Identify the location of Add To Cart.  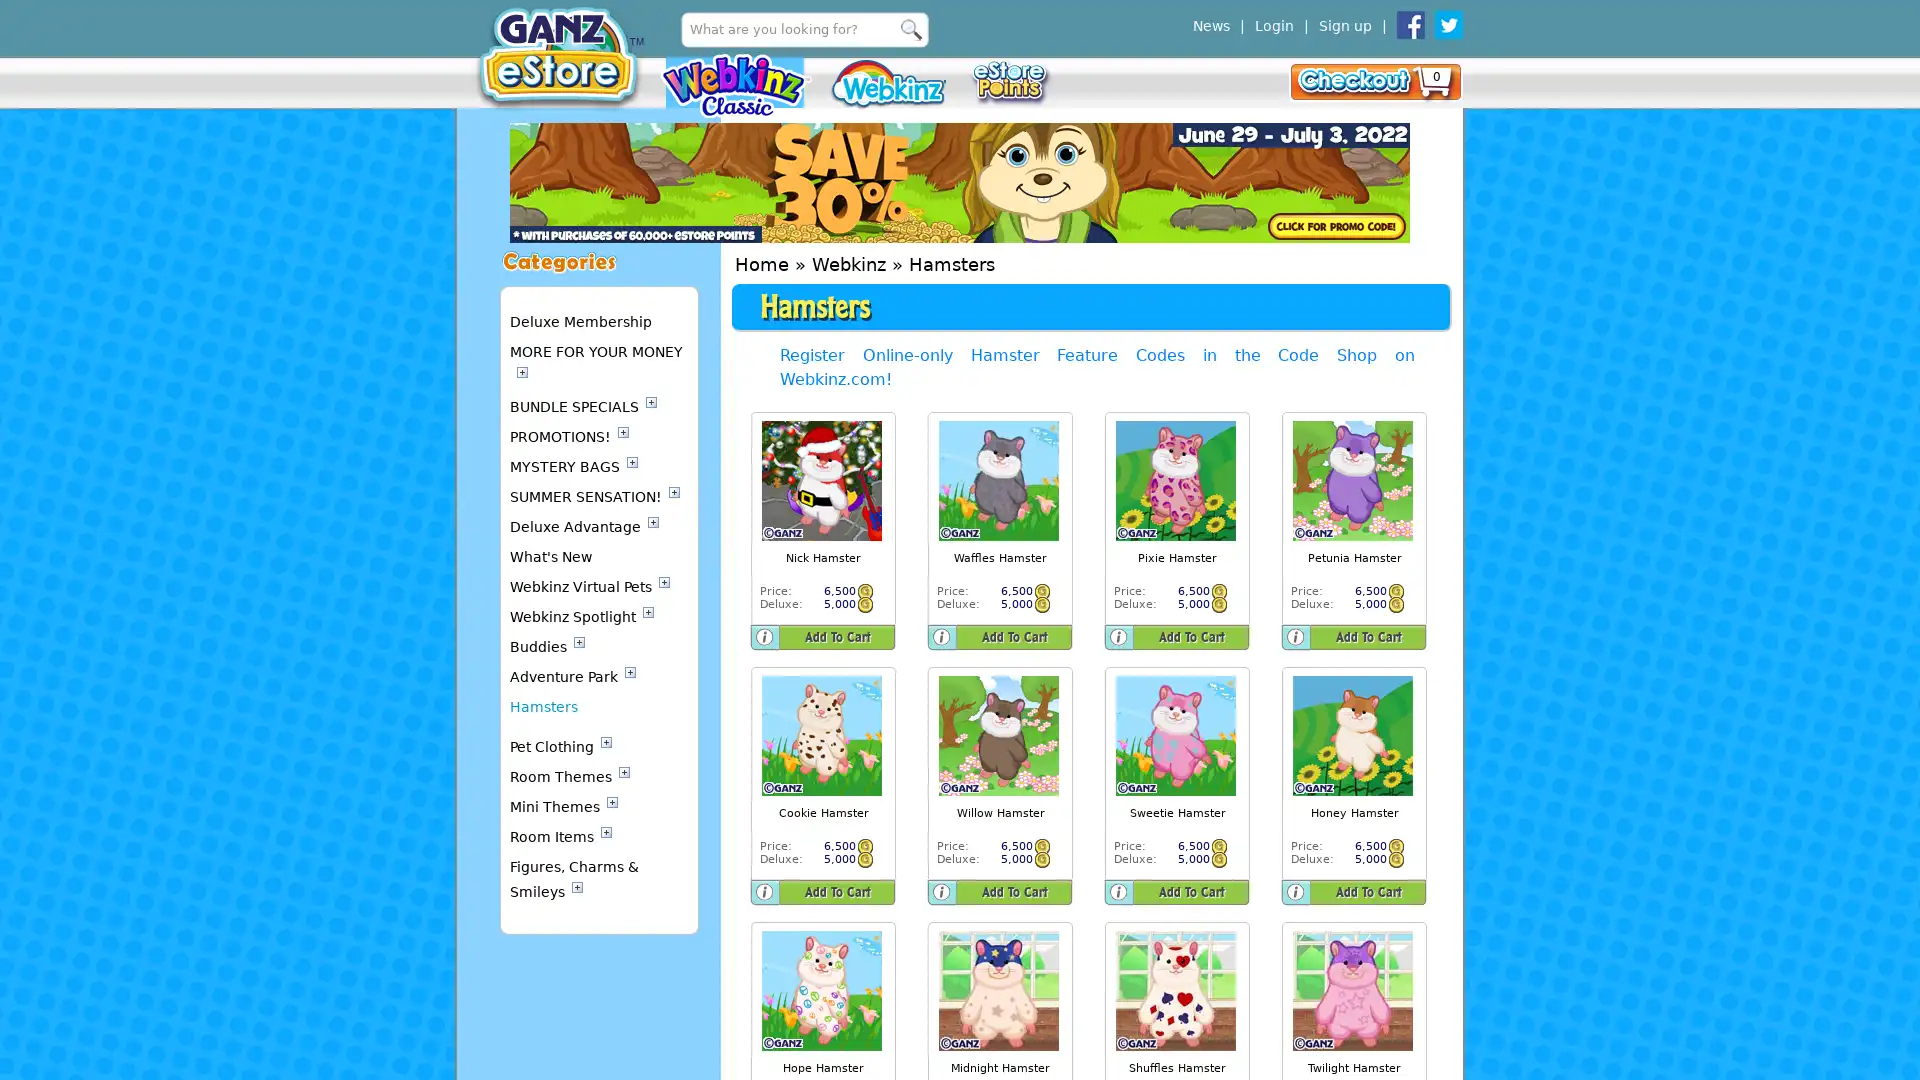
(1367, 636).